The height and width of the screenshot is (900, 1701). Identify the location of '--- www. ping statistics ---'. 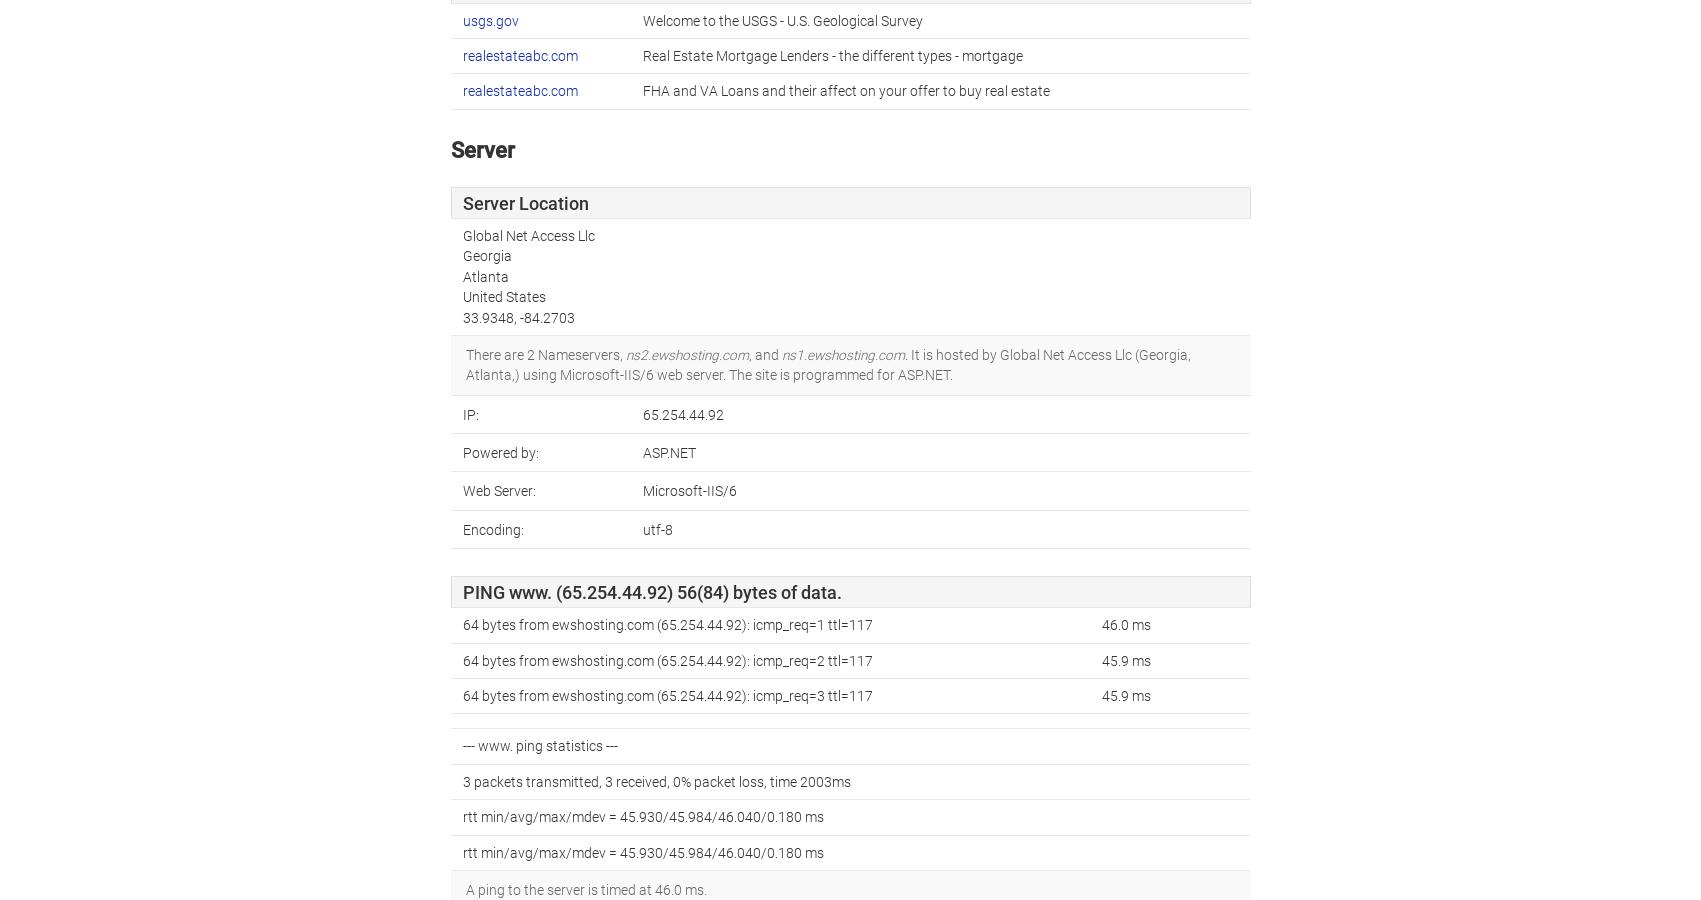
(540, 745).